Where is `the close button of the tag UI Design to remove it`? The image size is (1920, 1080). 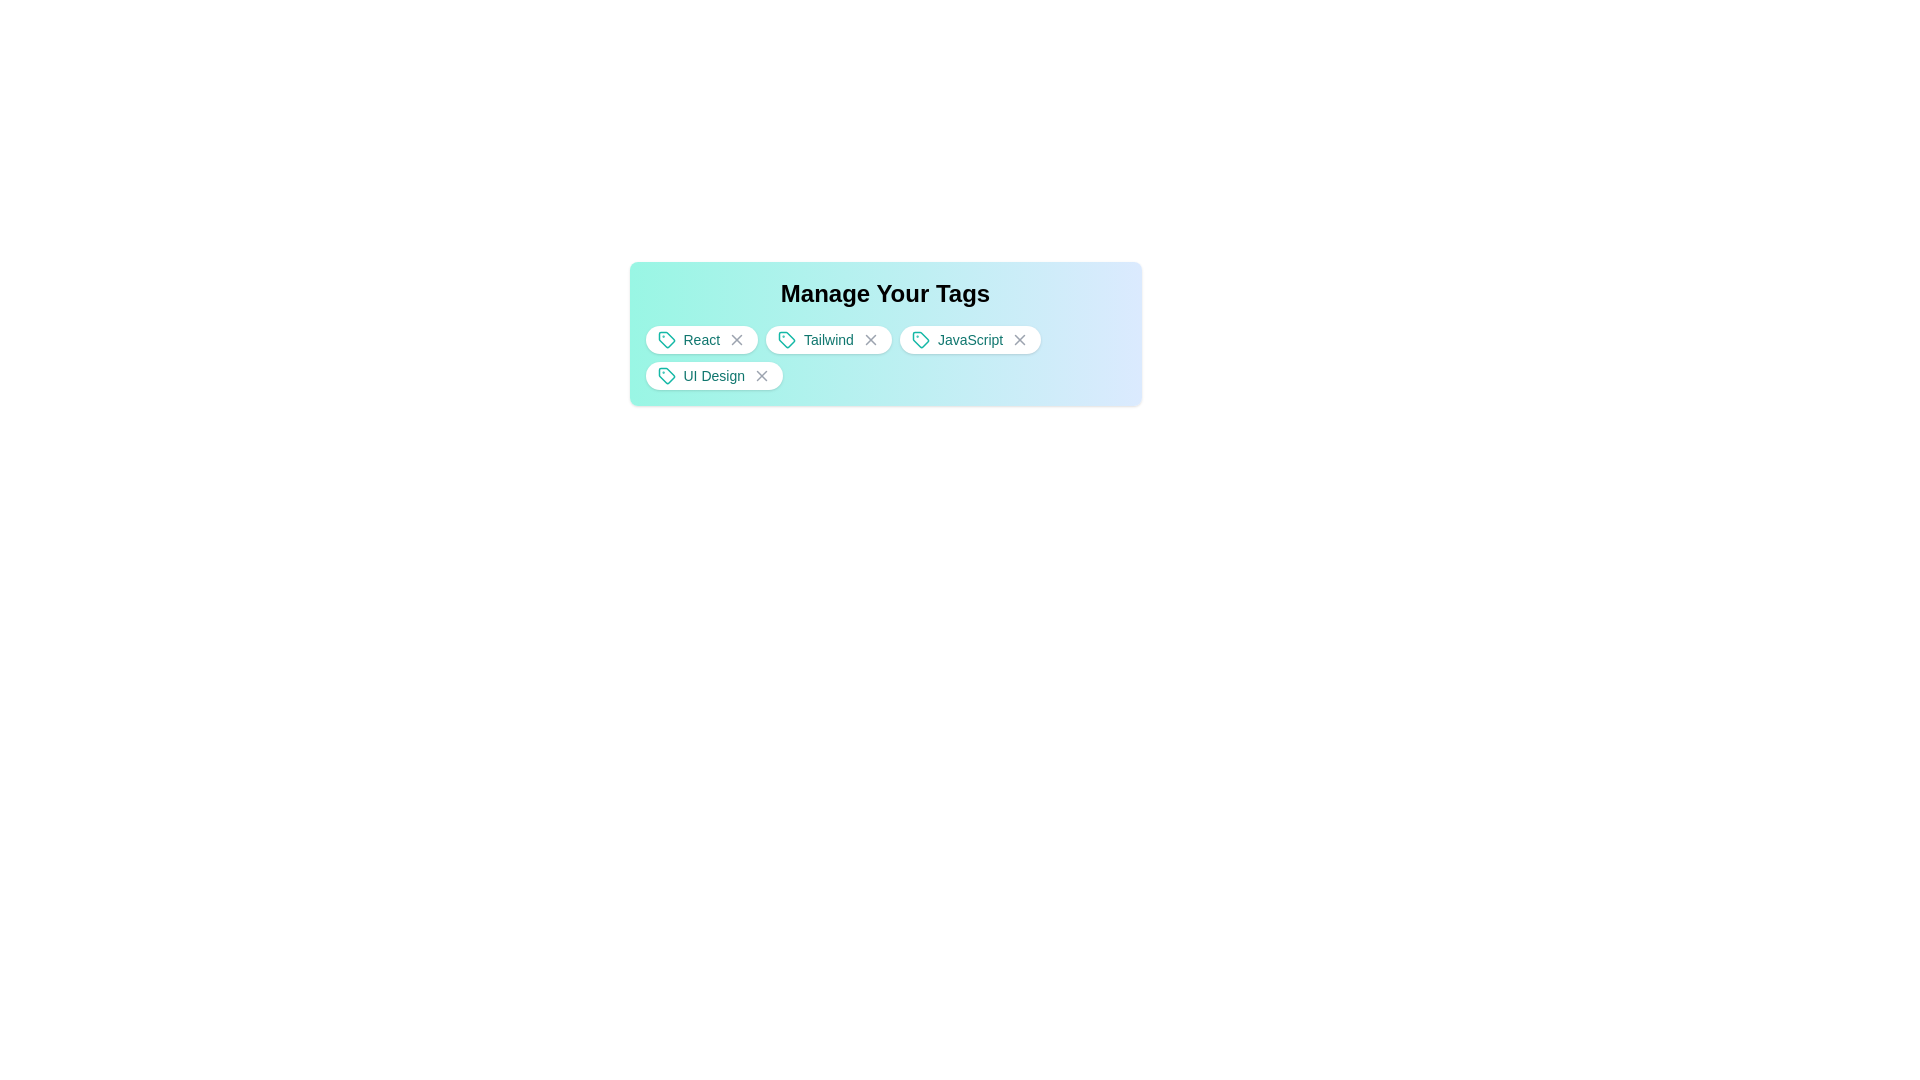
the close button of the tag UI Design to remove it is located at coordinates (757, 375).